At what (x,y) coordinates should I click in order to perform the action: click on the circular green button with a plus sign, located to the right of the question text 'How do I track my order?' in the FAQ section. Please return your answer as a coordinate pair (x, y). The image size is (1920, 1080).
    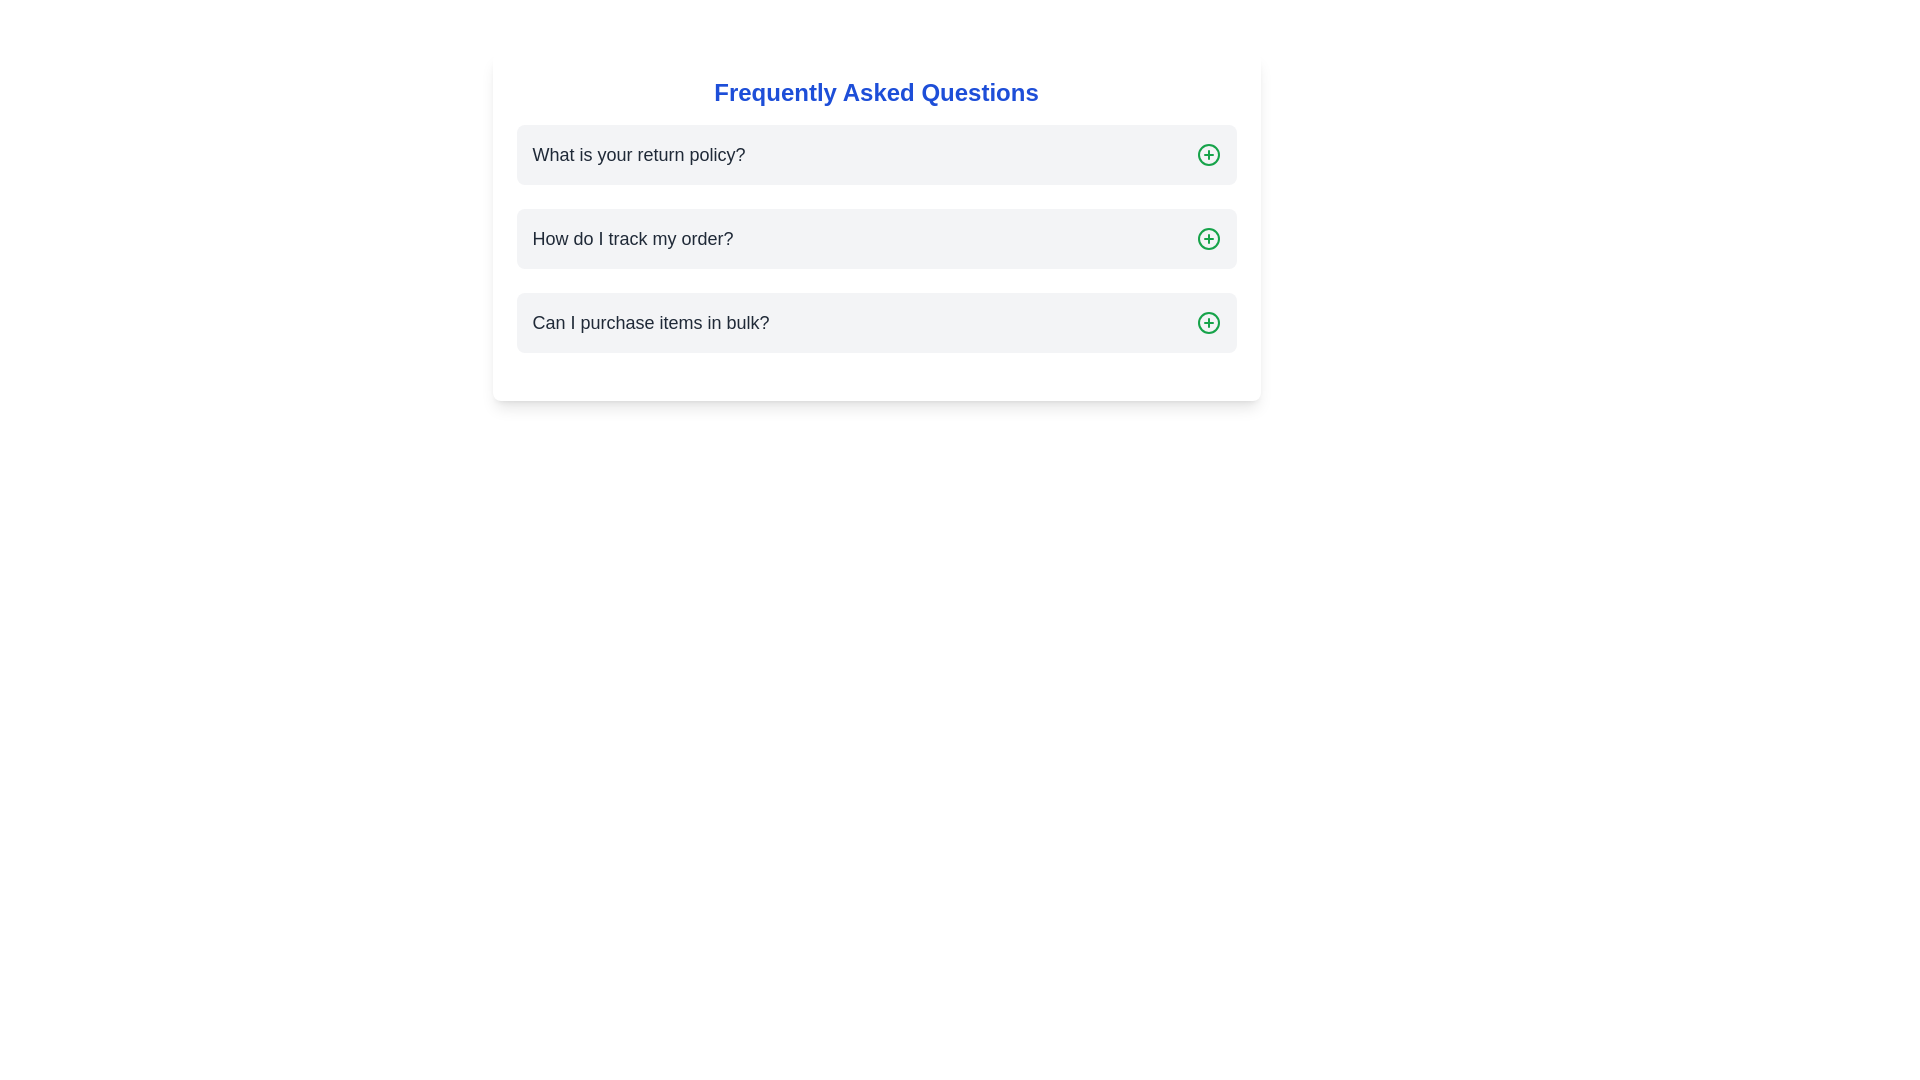
    Looking at the image, I should click on (1207, 238).